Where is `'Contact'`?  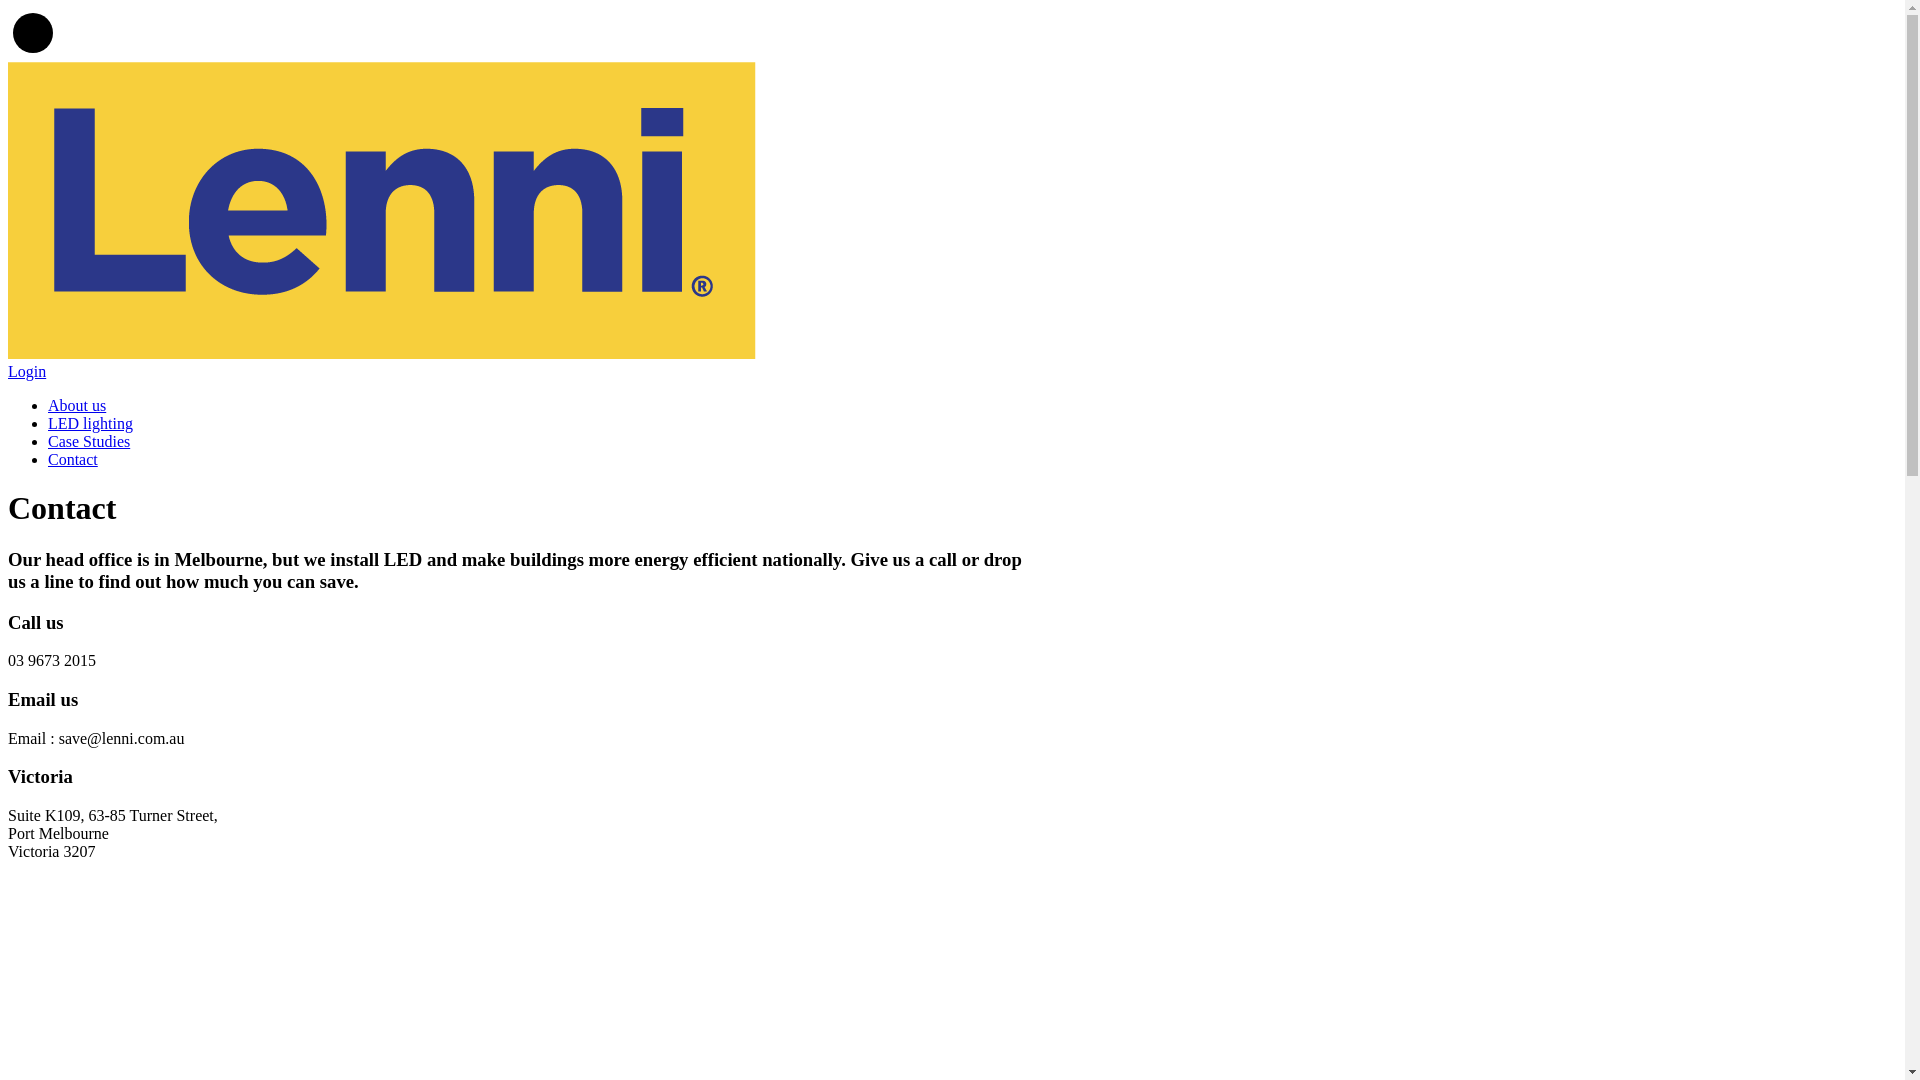 'Contact' is located at coordinates (72, 459).